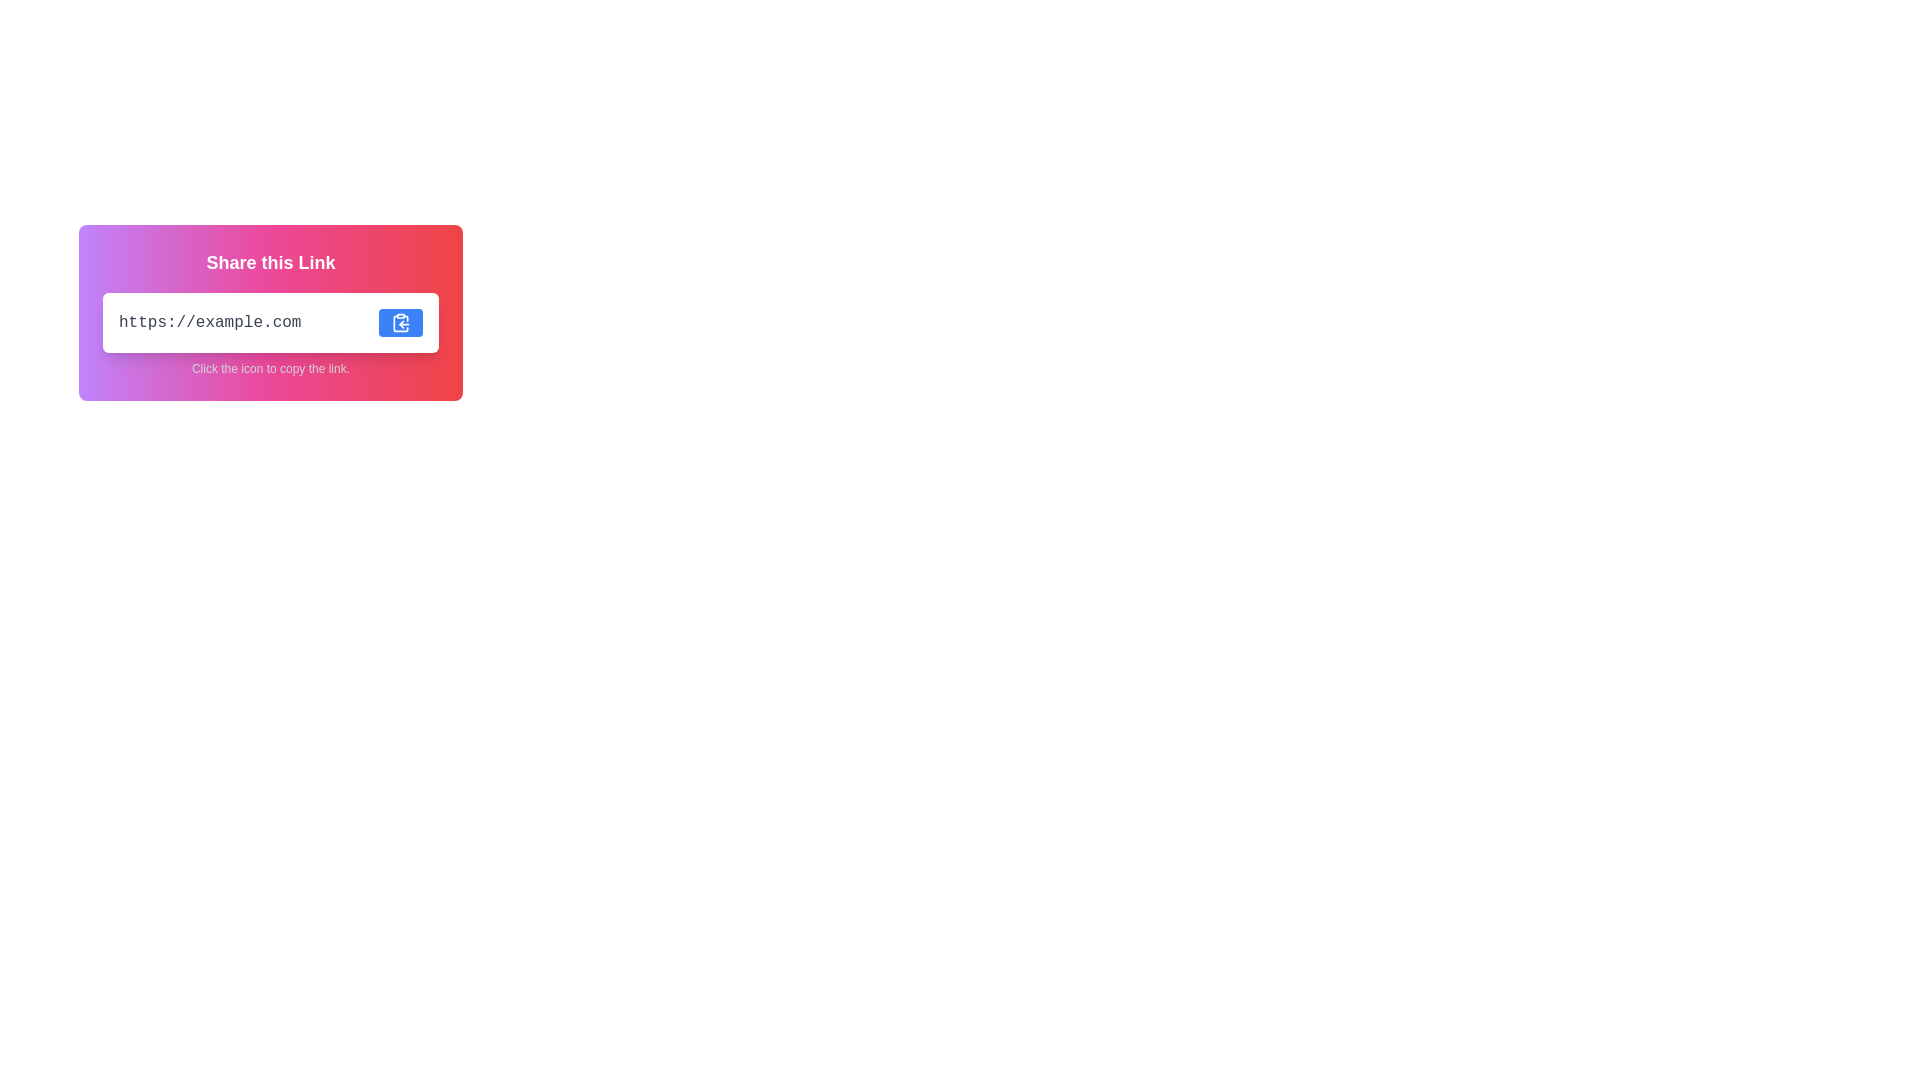 This screenshot has width=1920, height=1080. Describe the element at coordinates (400, 322) in the screenshot. I see `the blue rectangular button with a white clip icon to copy the URL` at that location.